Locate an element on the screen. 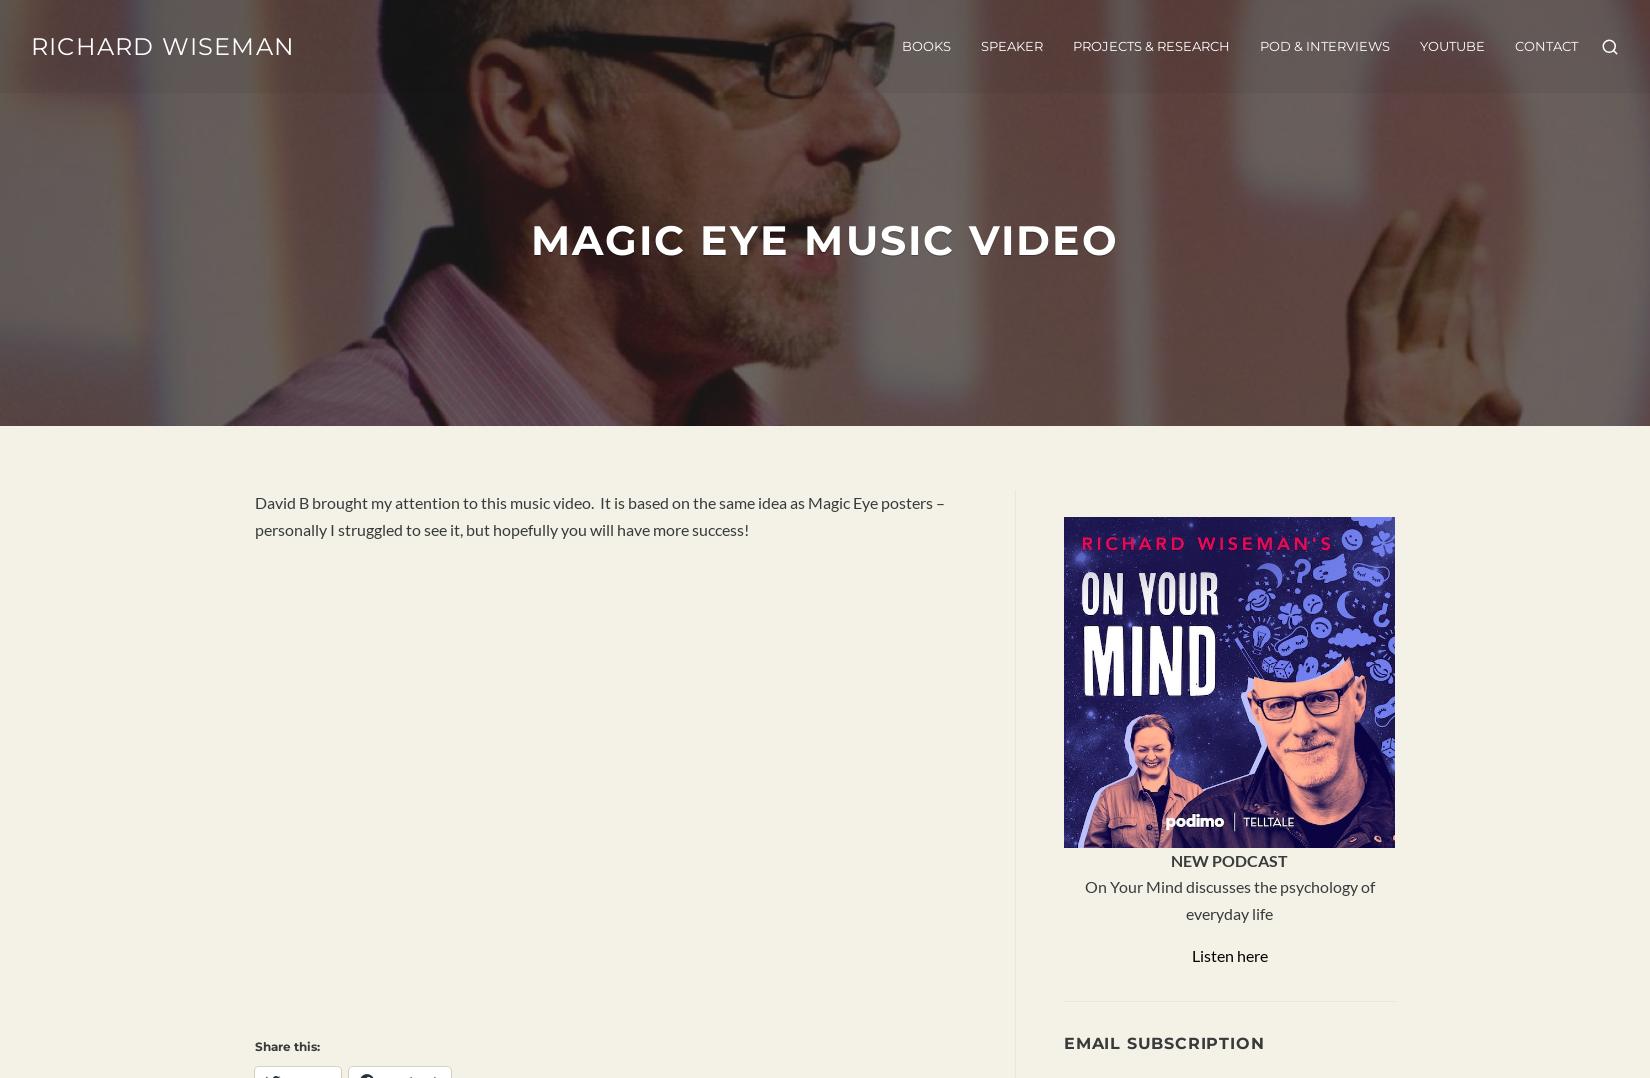 The height and width of the screenshot is (1078, 1650). 'SPEAKER' is located at coordinates (1010, 47).